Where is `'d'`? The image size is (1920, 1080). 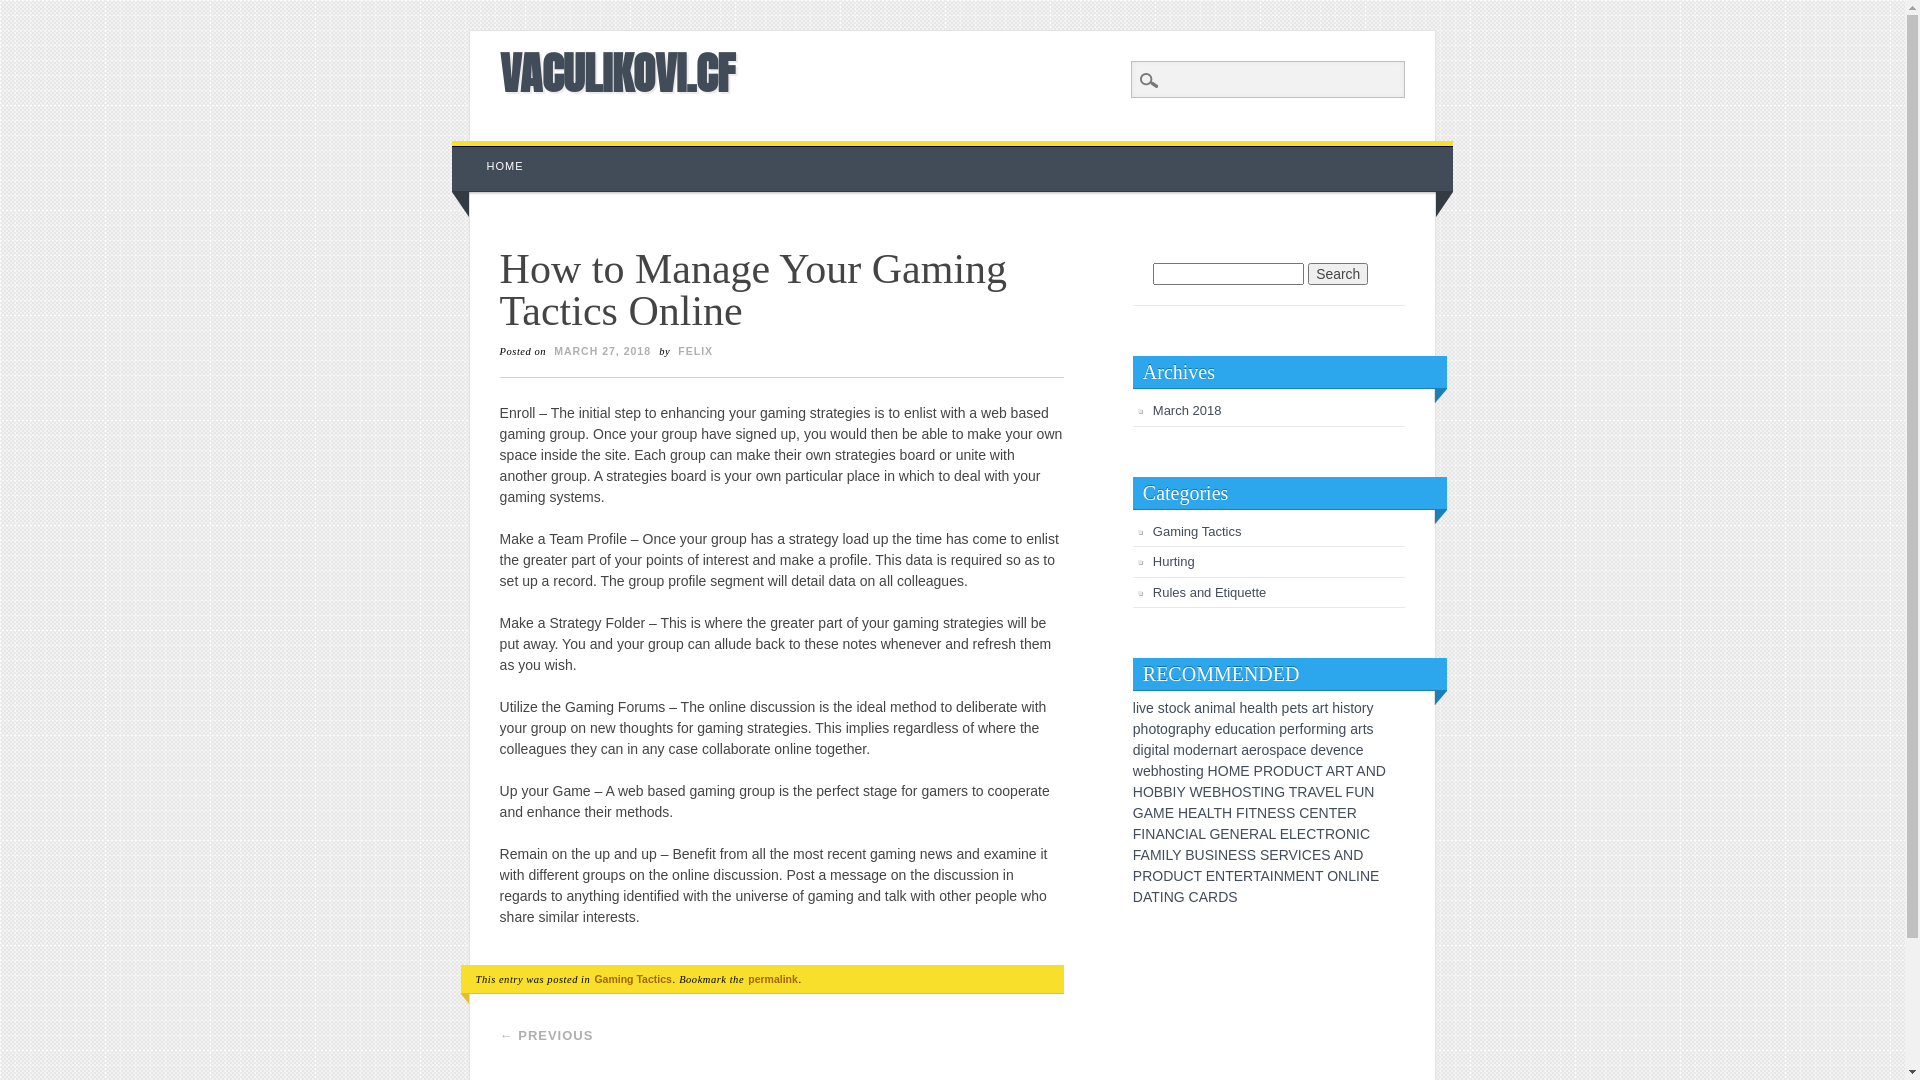
'd' is located at coordinates (1137, 749).